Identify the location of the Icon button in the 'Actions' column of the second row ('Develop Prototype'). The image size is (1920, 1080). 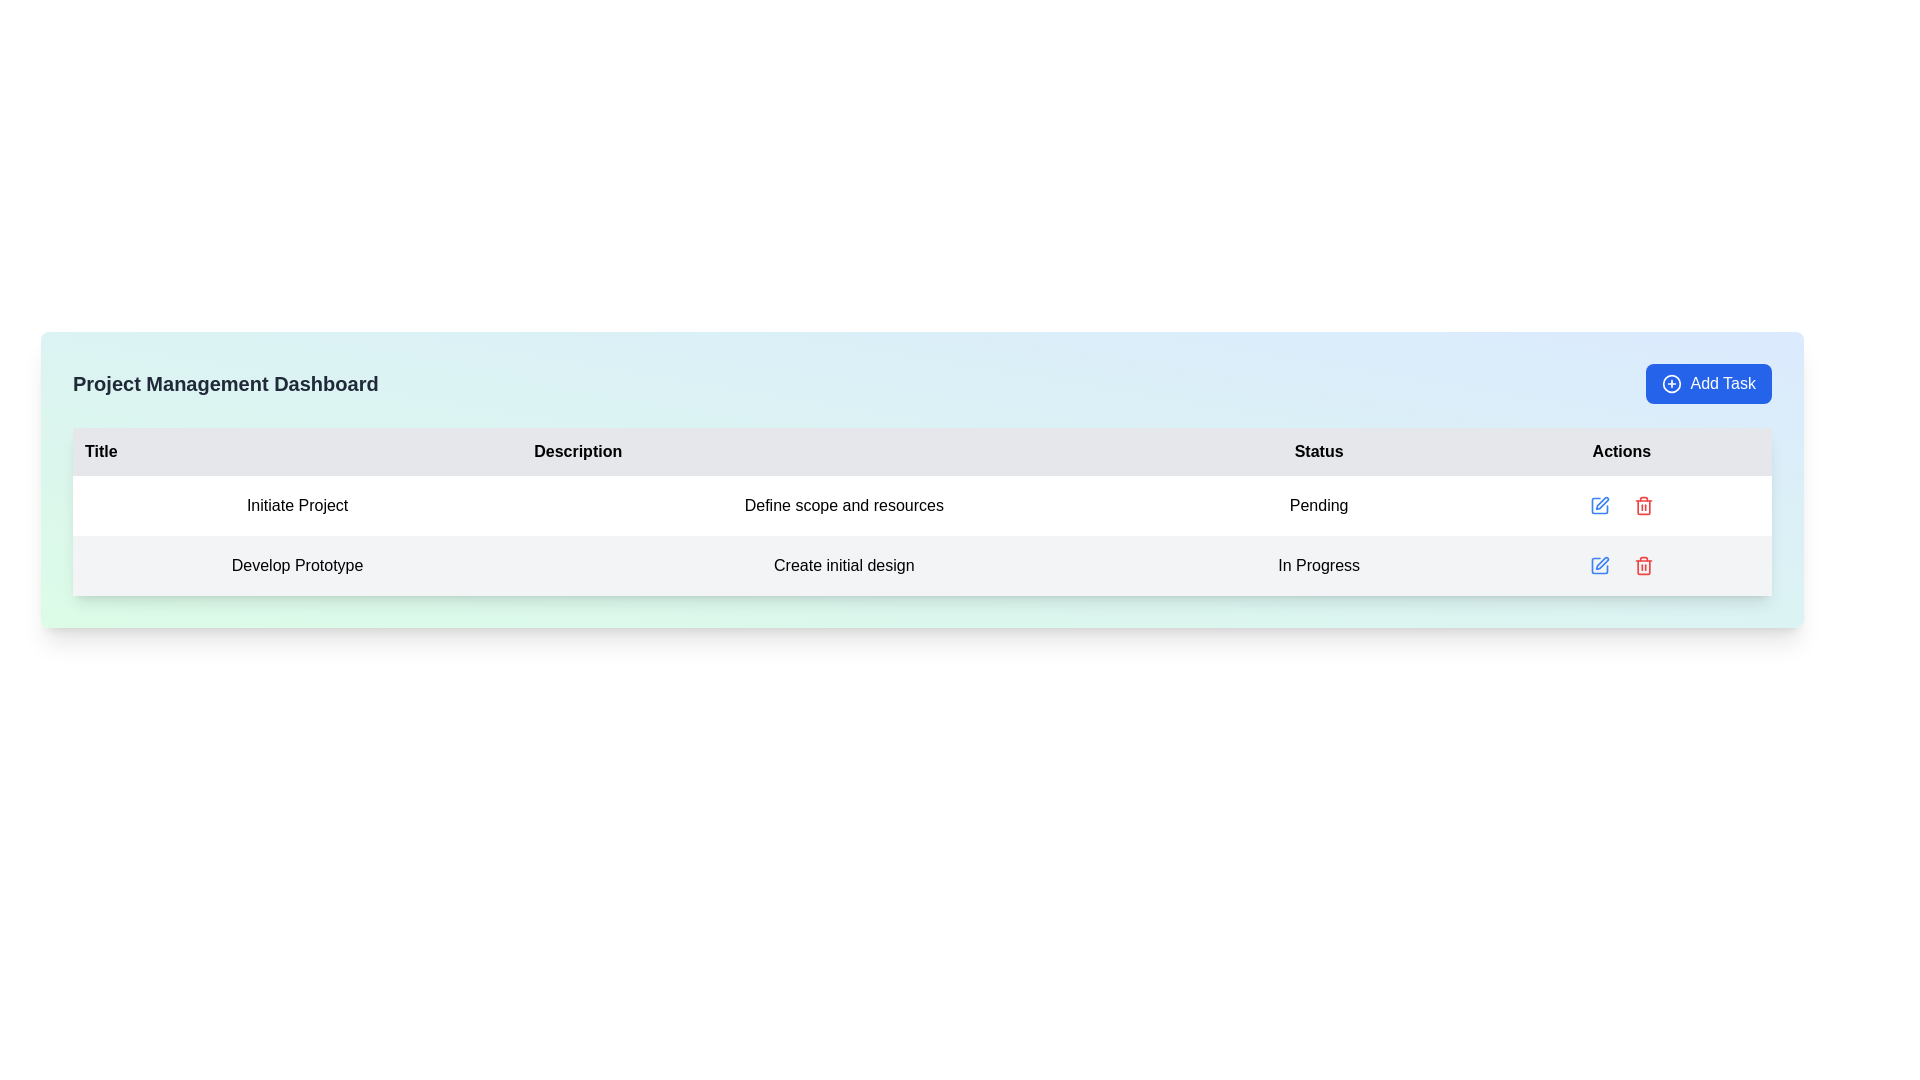
(1598, 566).